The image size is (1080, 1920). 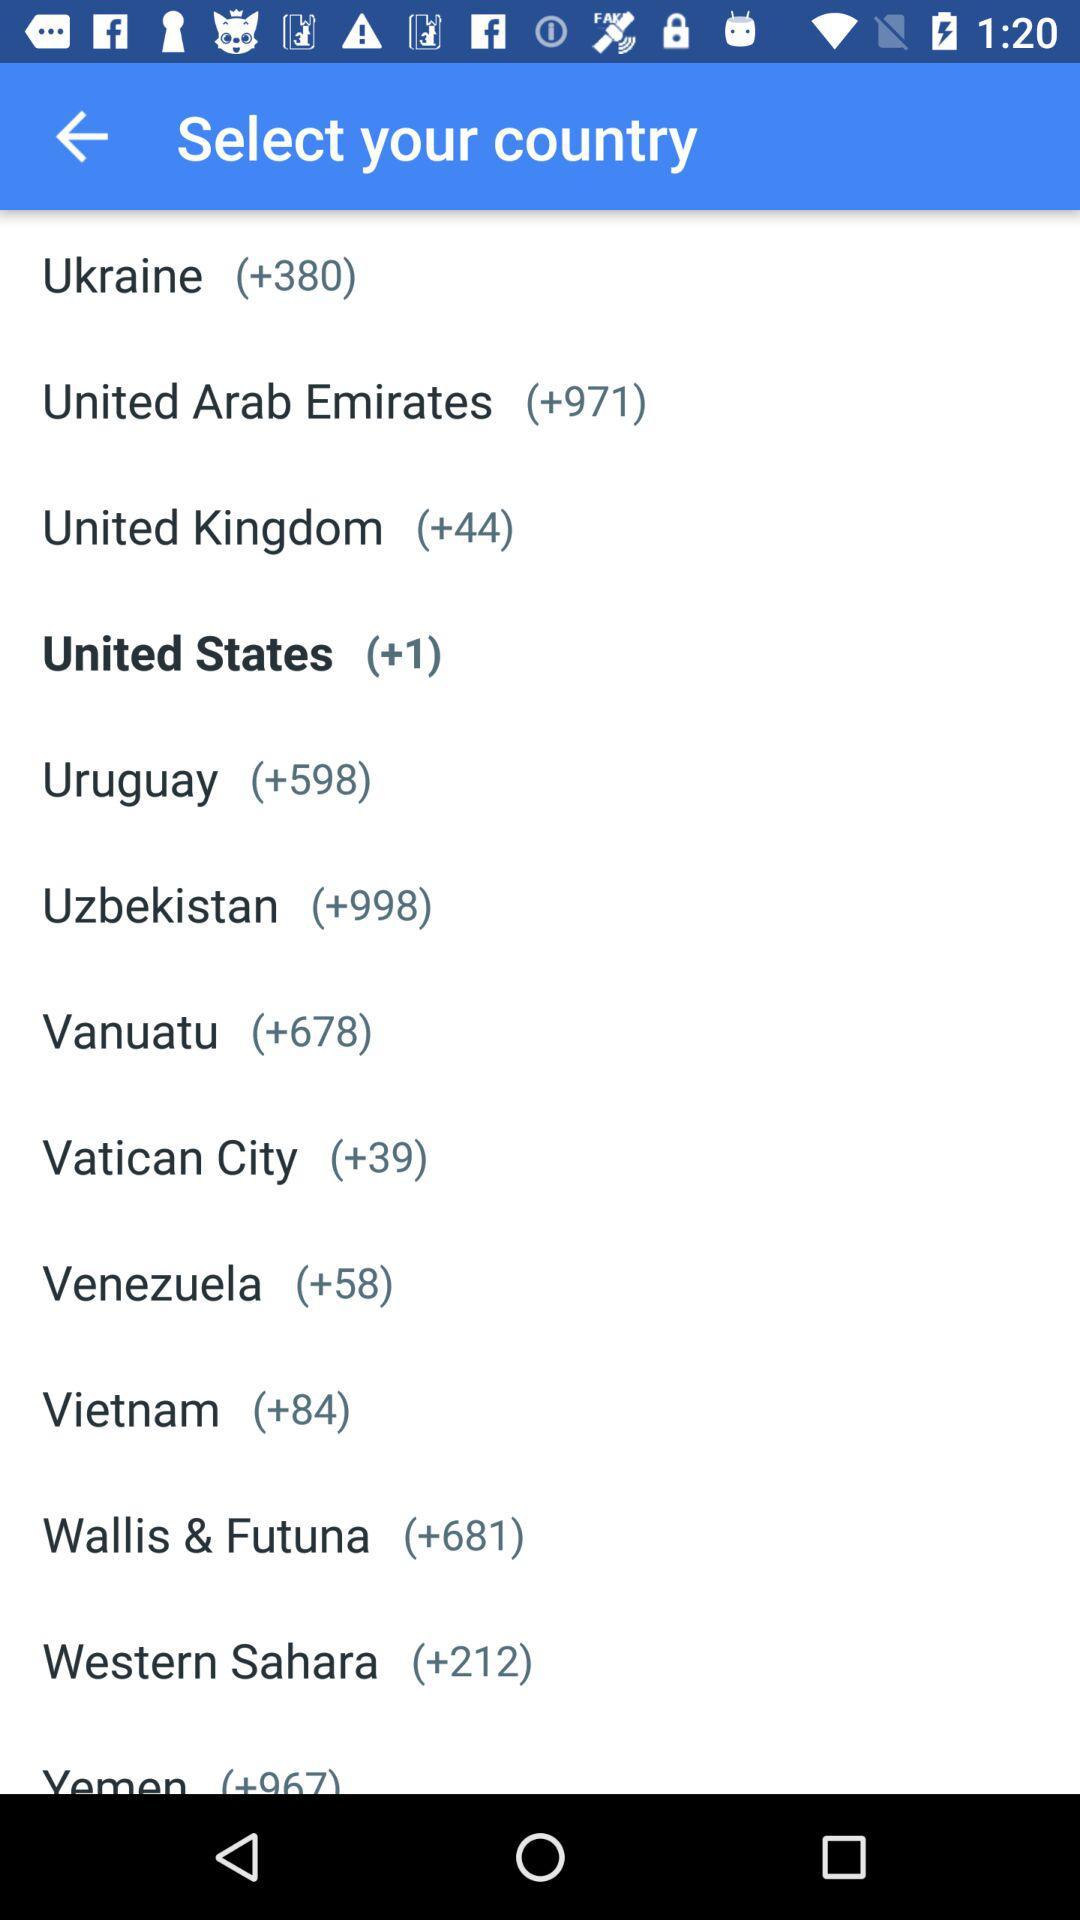 I want to click on (+39) icon, so click(x=378, y=1155).